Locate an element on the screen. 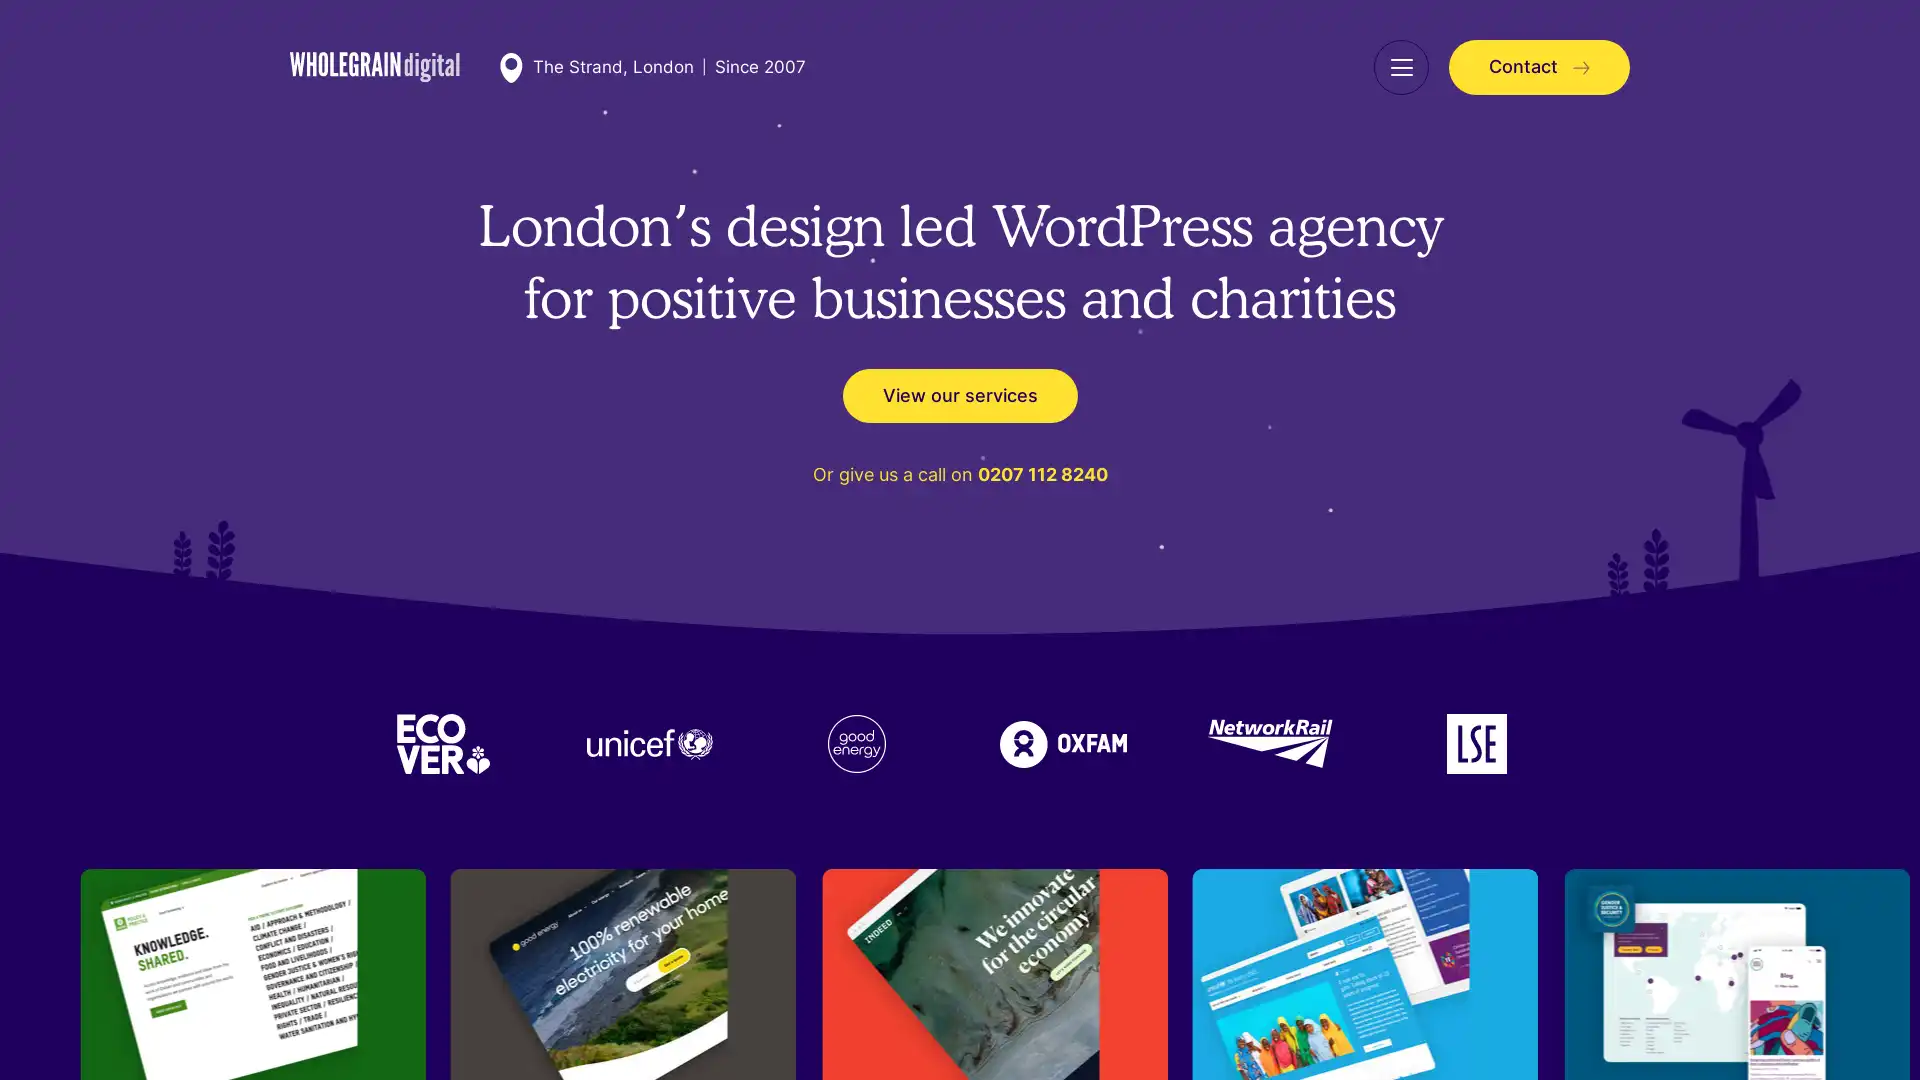  Open menu is located at coordinates (1400, 66).